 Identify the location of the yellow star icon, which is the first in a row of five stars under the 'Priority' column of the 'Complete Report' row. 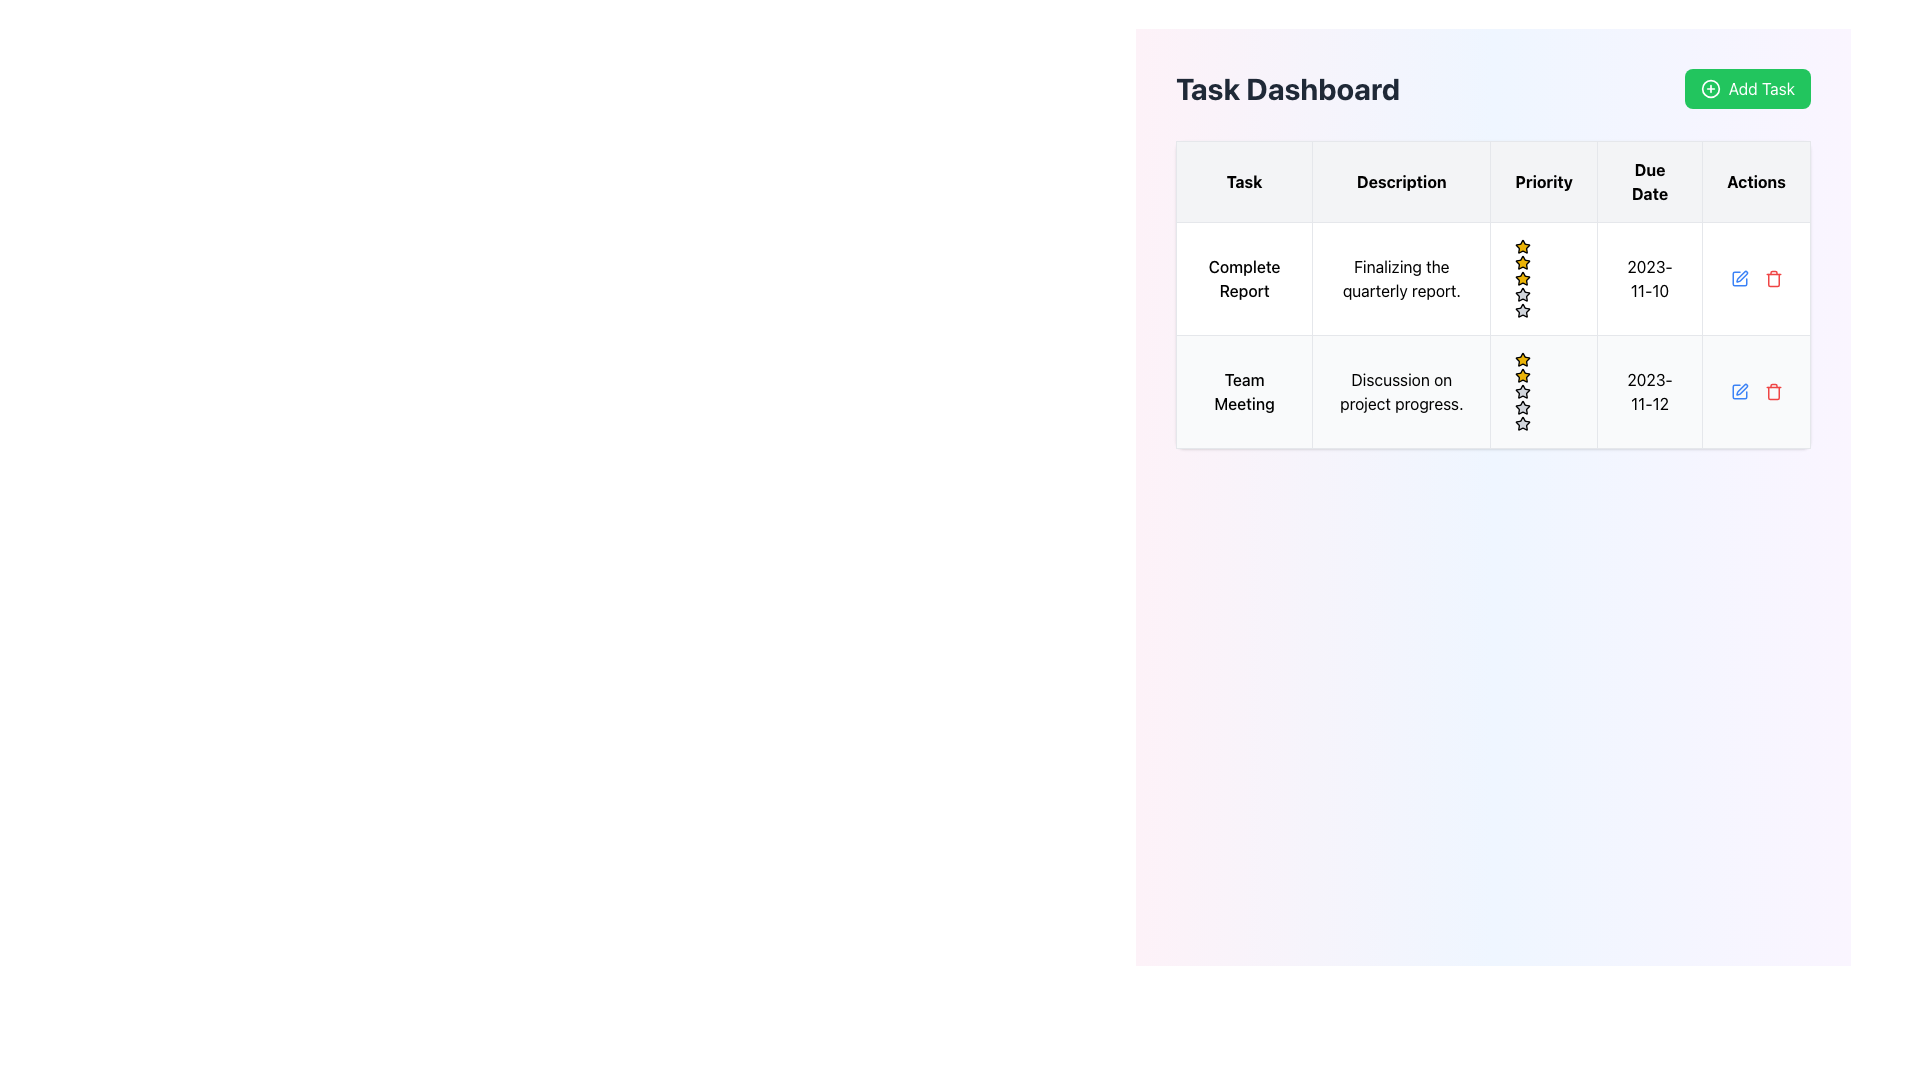
(1522, 261).